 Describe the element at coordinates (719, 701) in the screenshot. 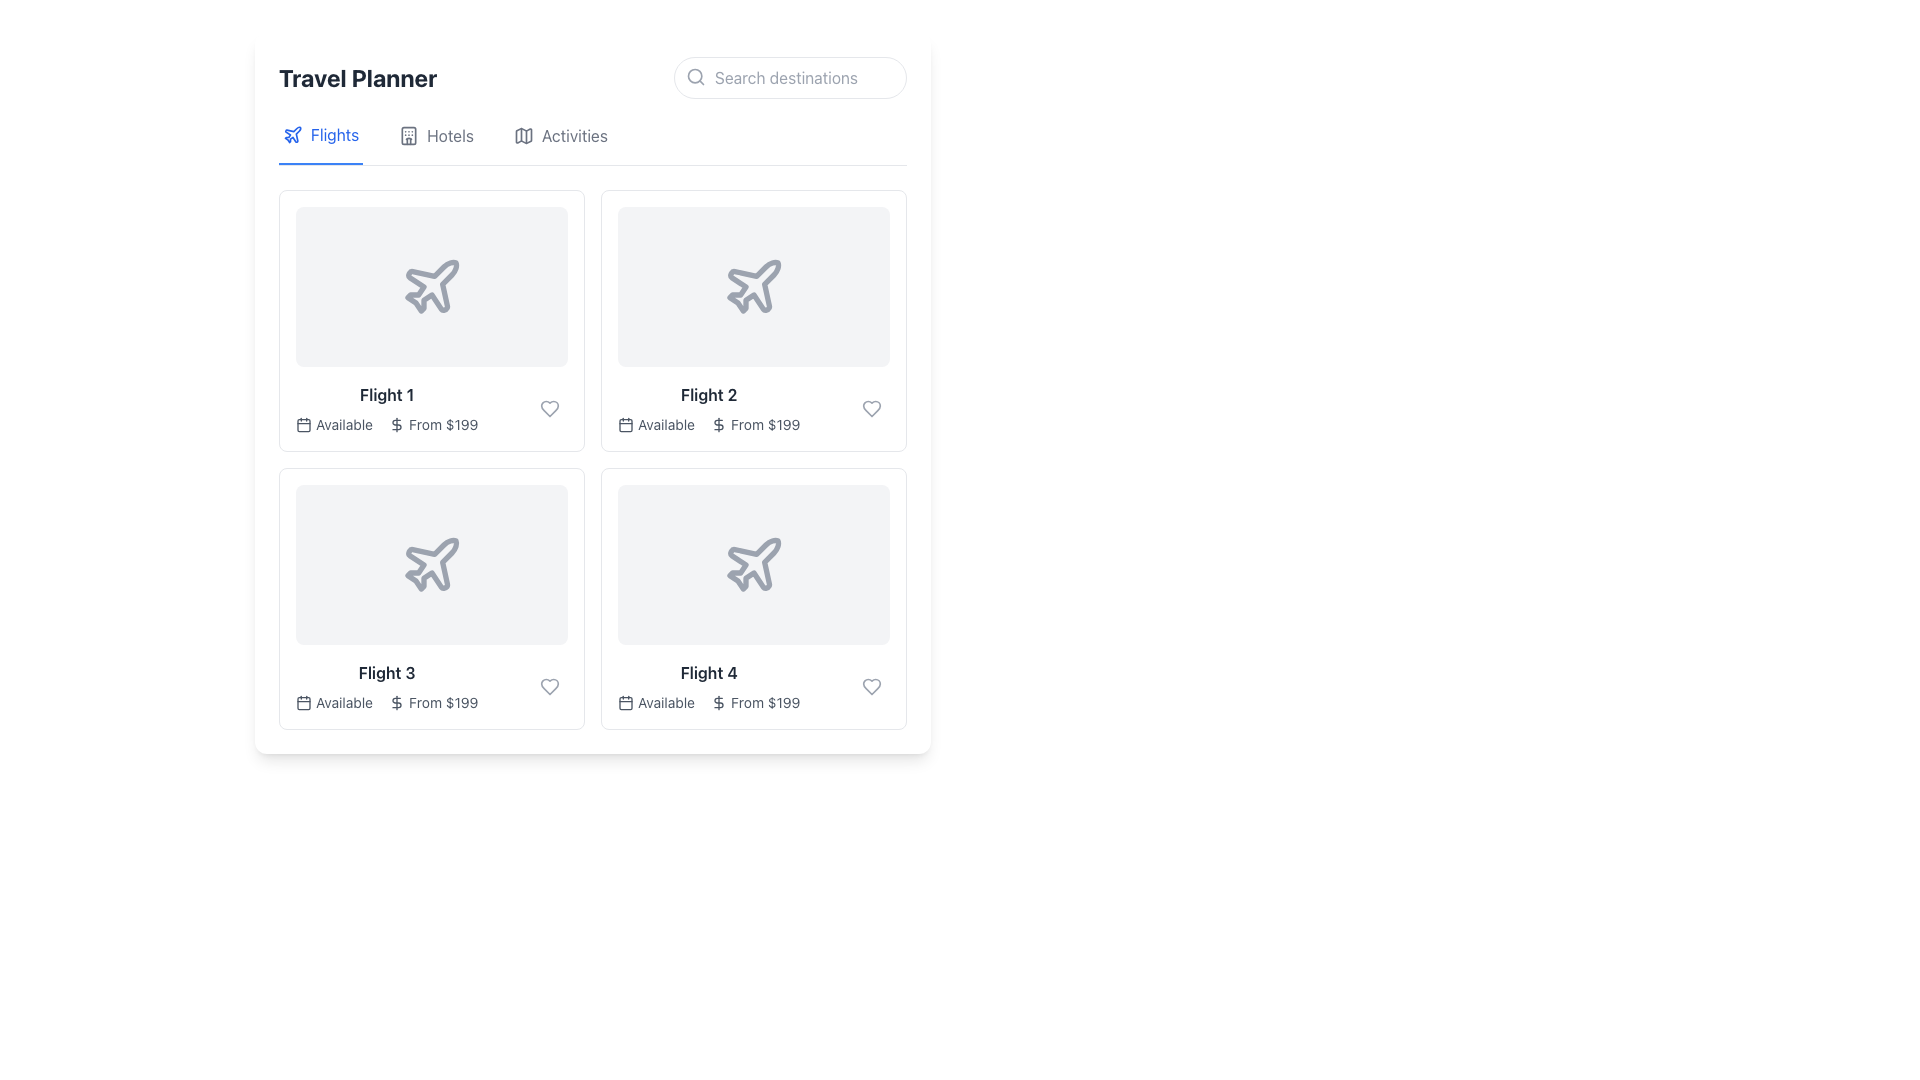

I see `the currency icon located to the left of the price text 'From $199' in the bottom section of the fourth flight card` at that location.